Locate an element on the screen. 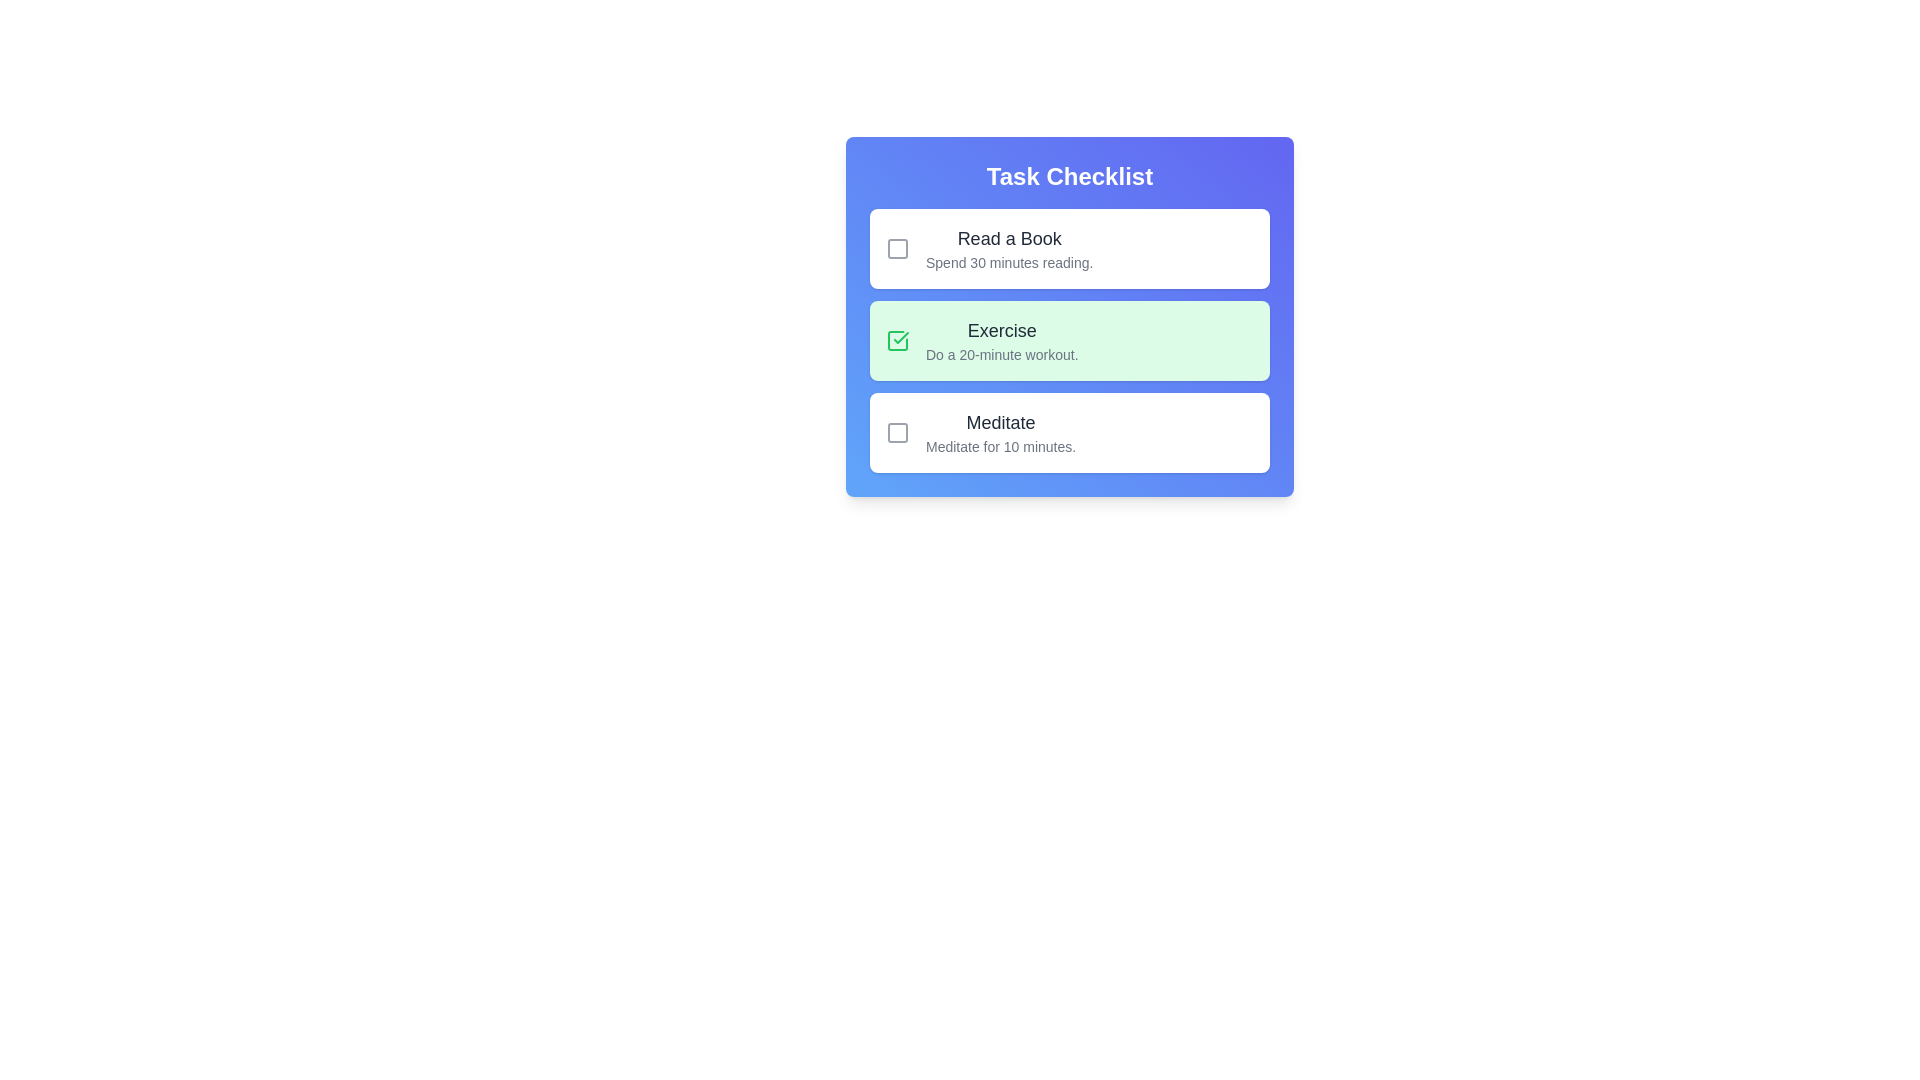  the task text to inspect its details. Specify the task title as Exercise is located at coordinates (1002, 330).